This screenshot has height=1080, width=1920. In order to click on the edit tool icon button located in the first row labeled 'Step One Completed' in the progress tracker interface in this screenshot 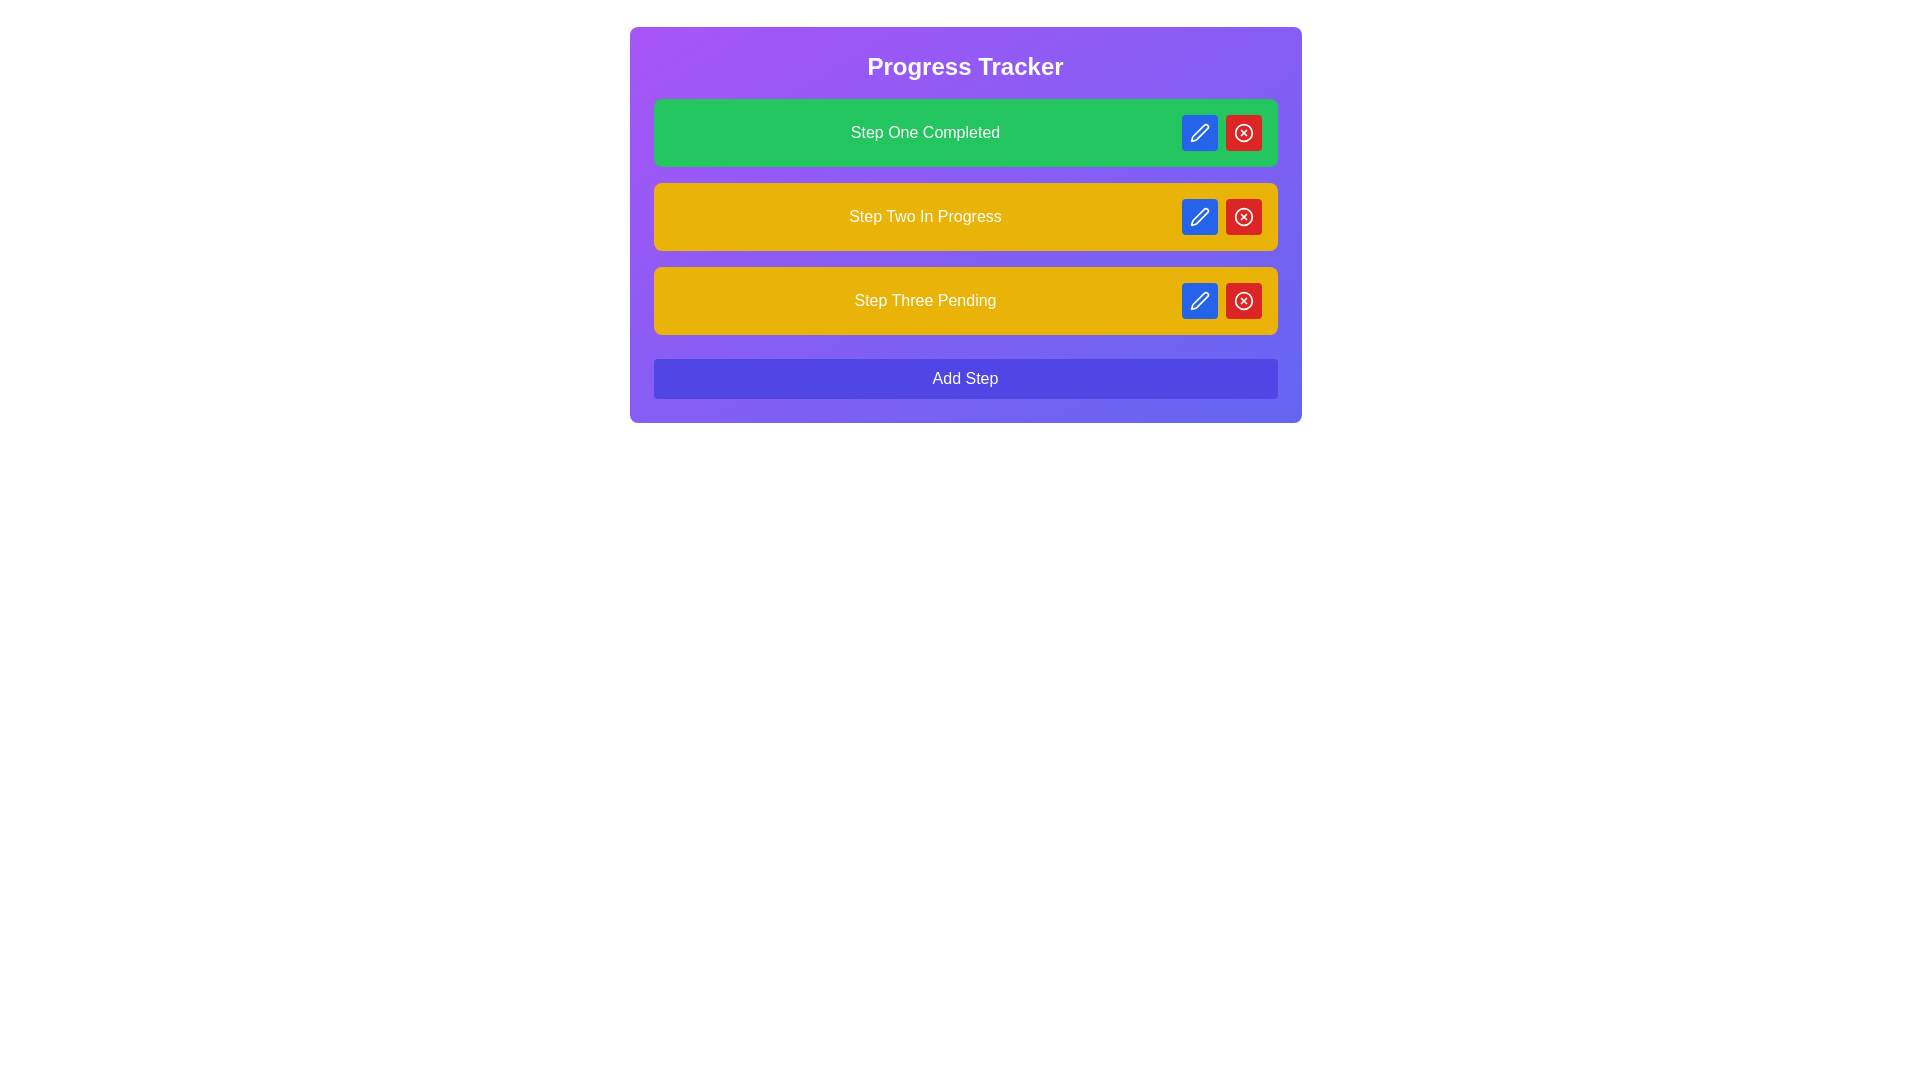, I will do `click(1199, 132)`.